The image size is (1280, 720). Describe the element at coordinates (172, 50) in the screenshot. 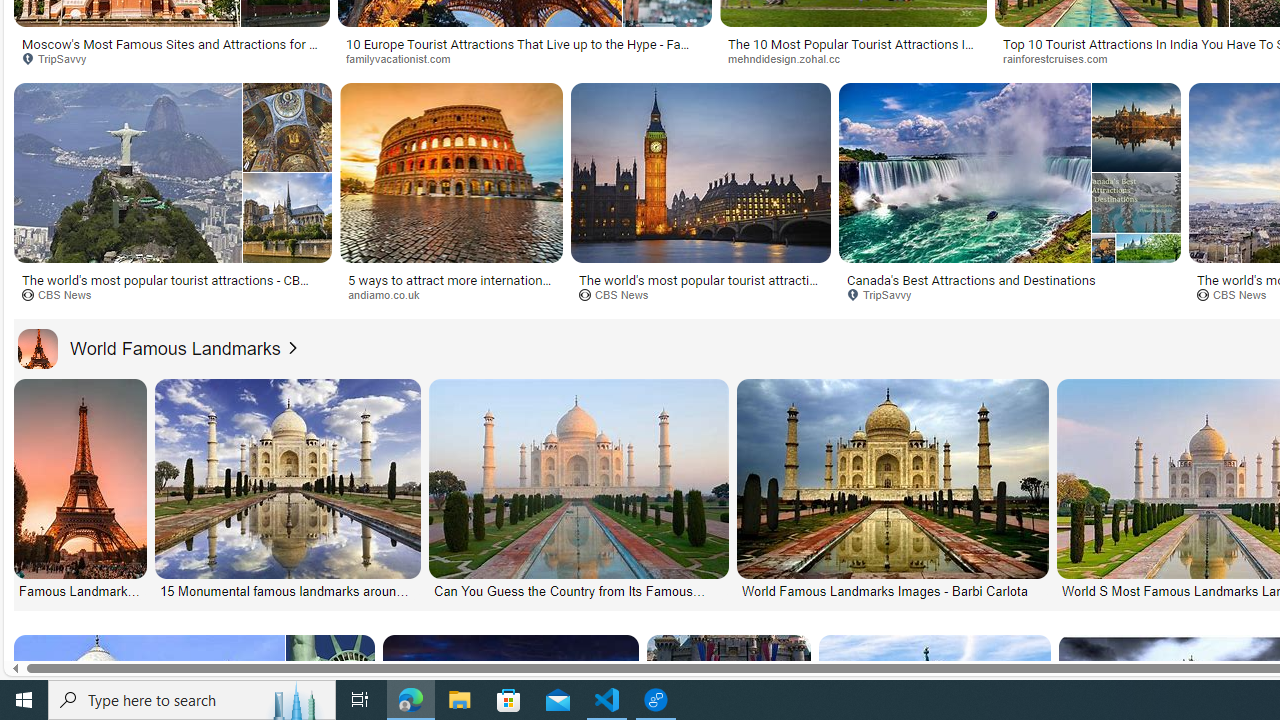

I see `'Moscow'` at that location.